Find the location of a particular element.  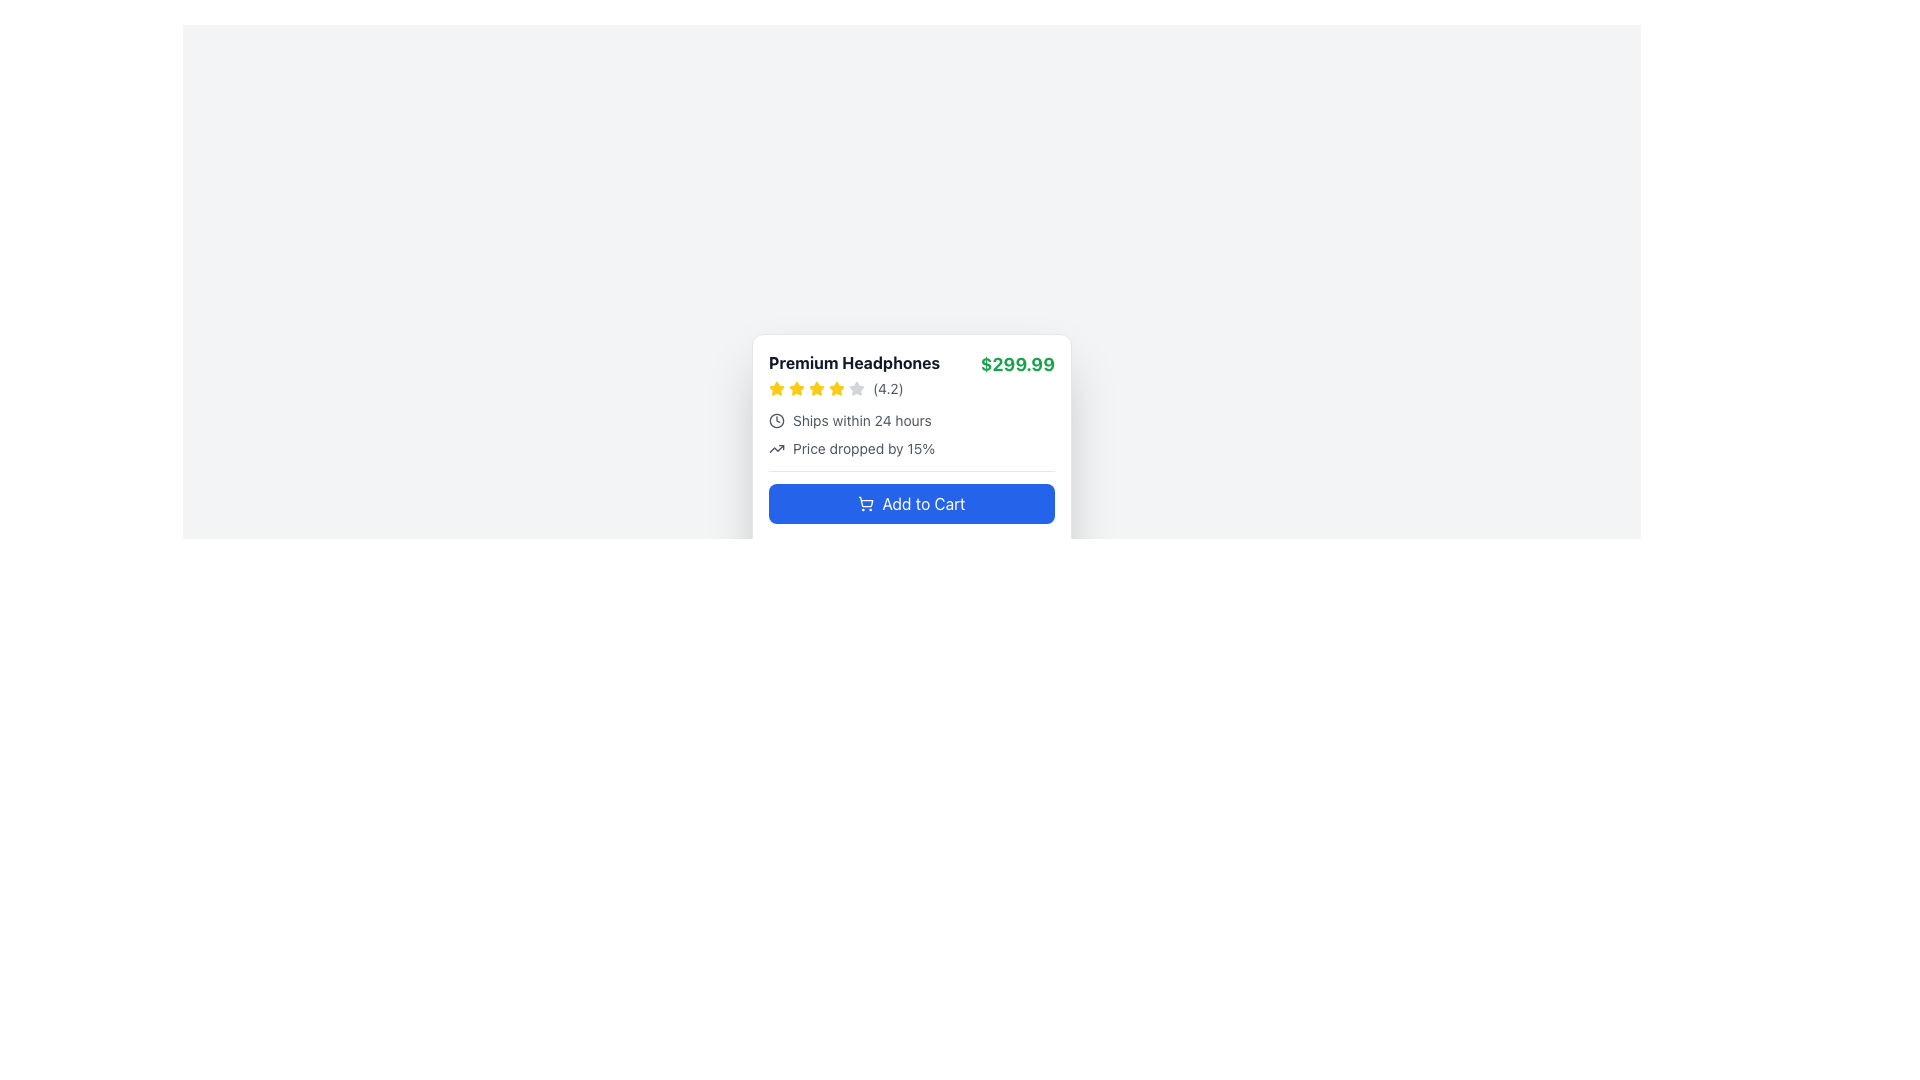

the product is located at coordinates (854, 362).